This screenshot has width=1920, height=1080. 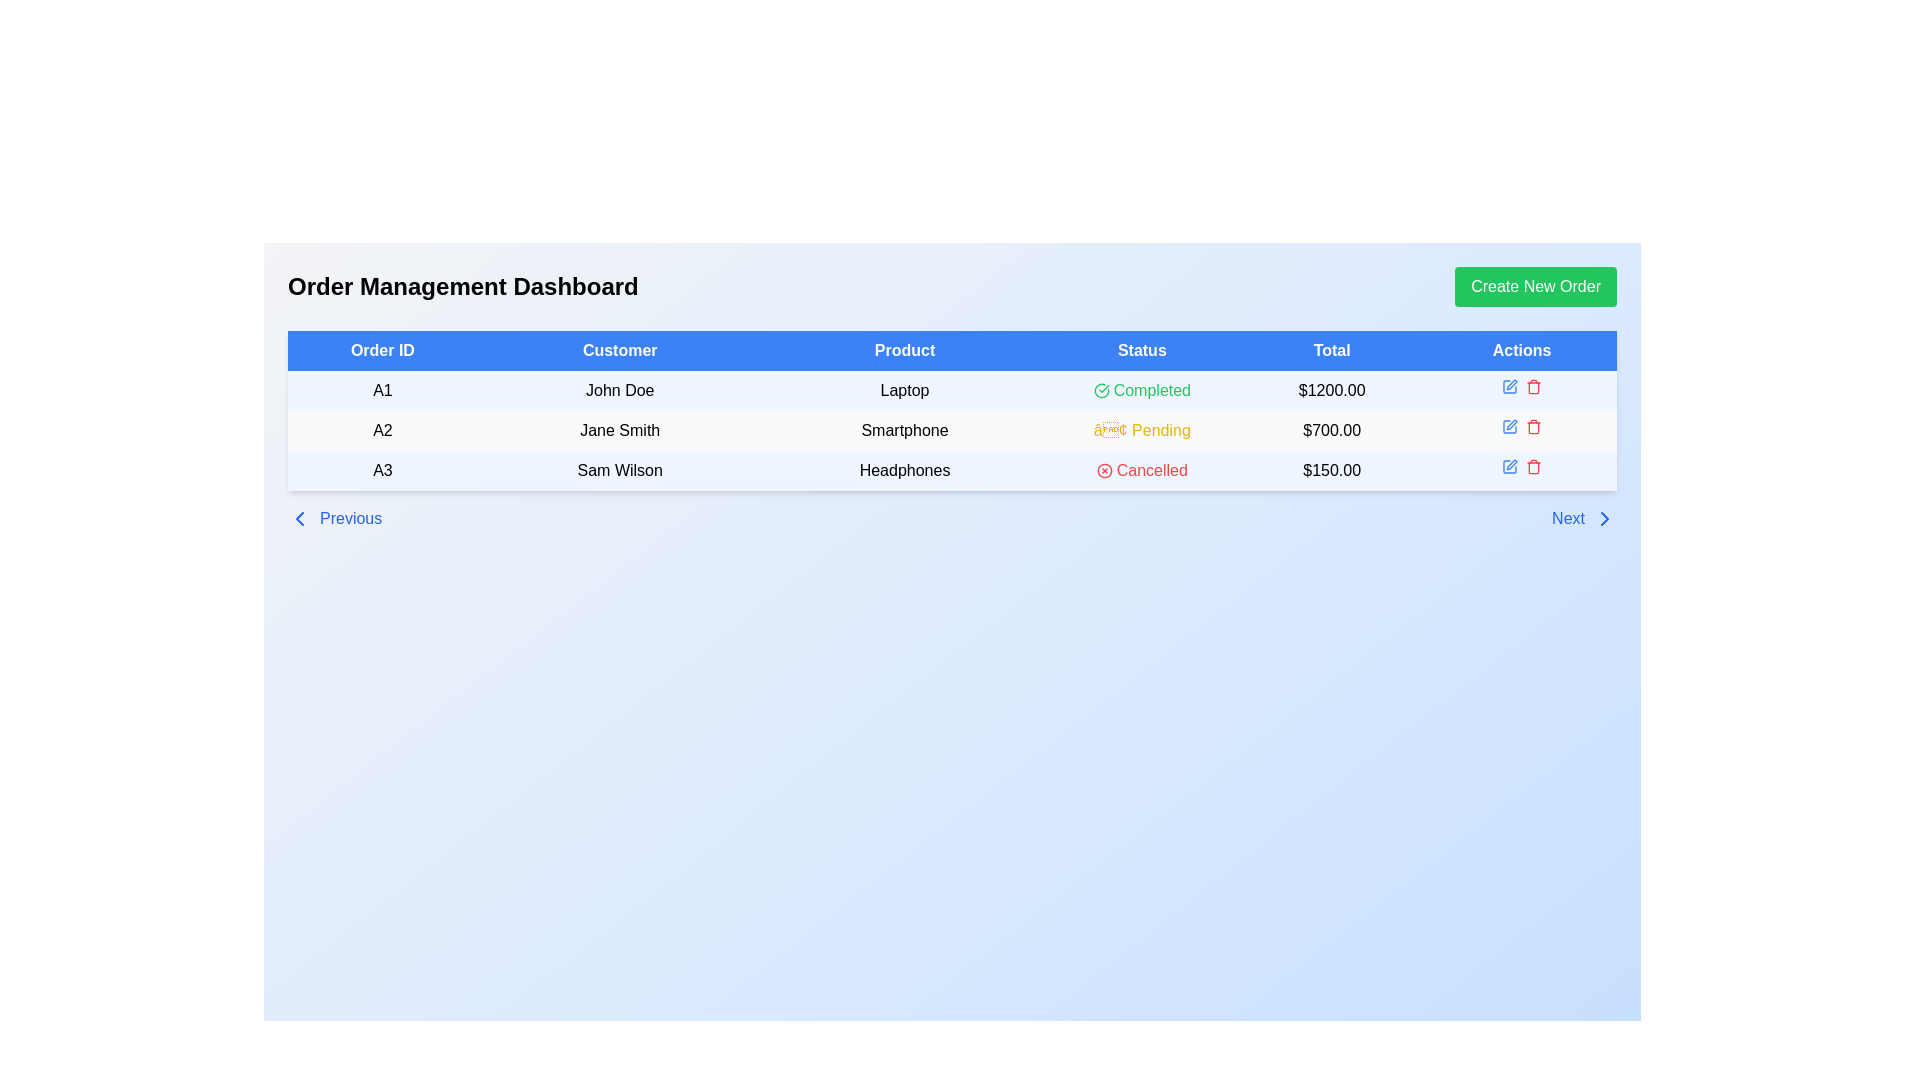 I want to click on the 'Edit' icon button located in the 'Actions' column of the row for 'Jane Smith', so click(x=1512, y=423).